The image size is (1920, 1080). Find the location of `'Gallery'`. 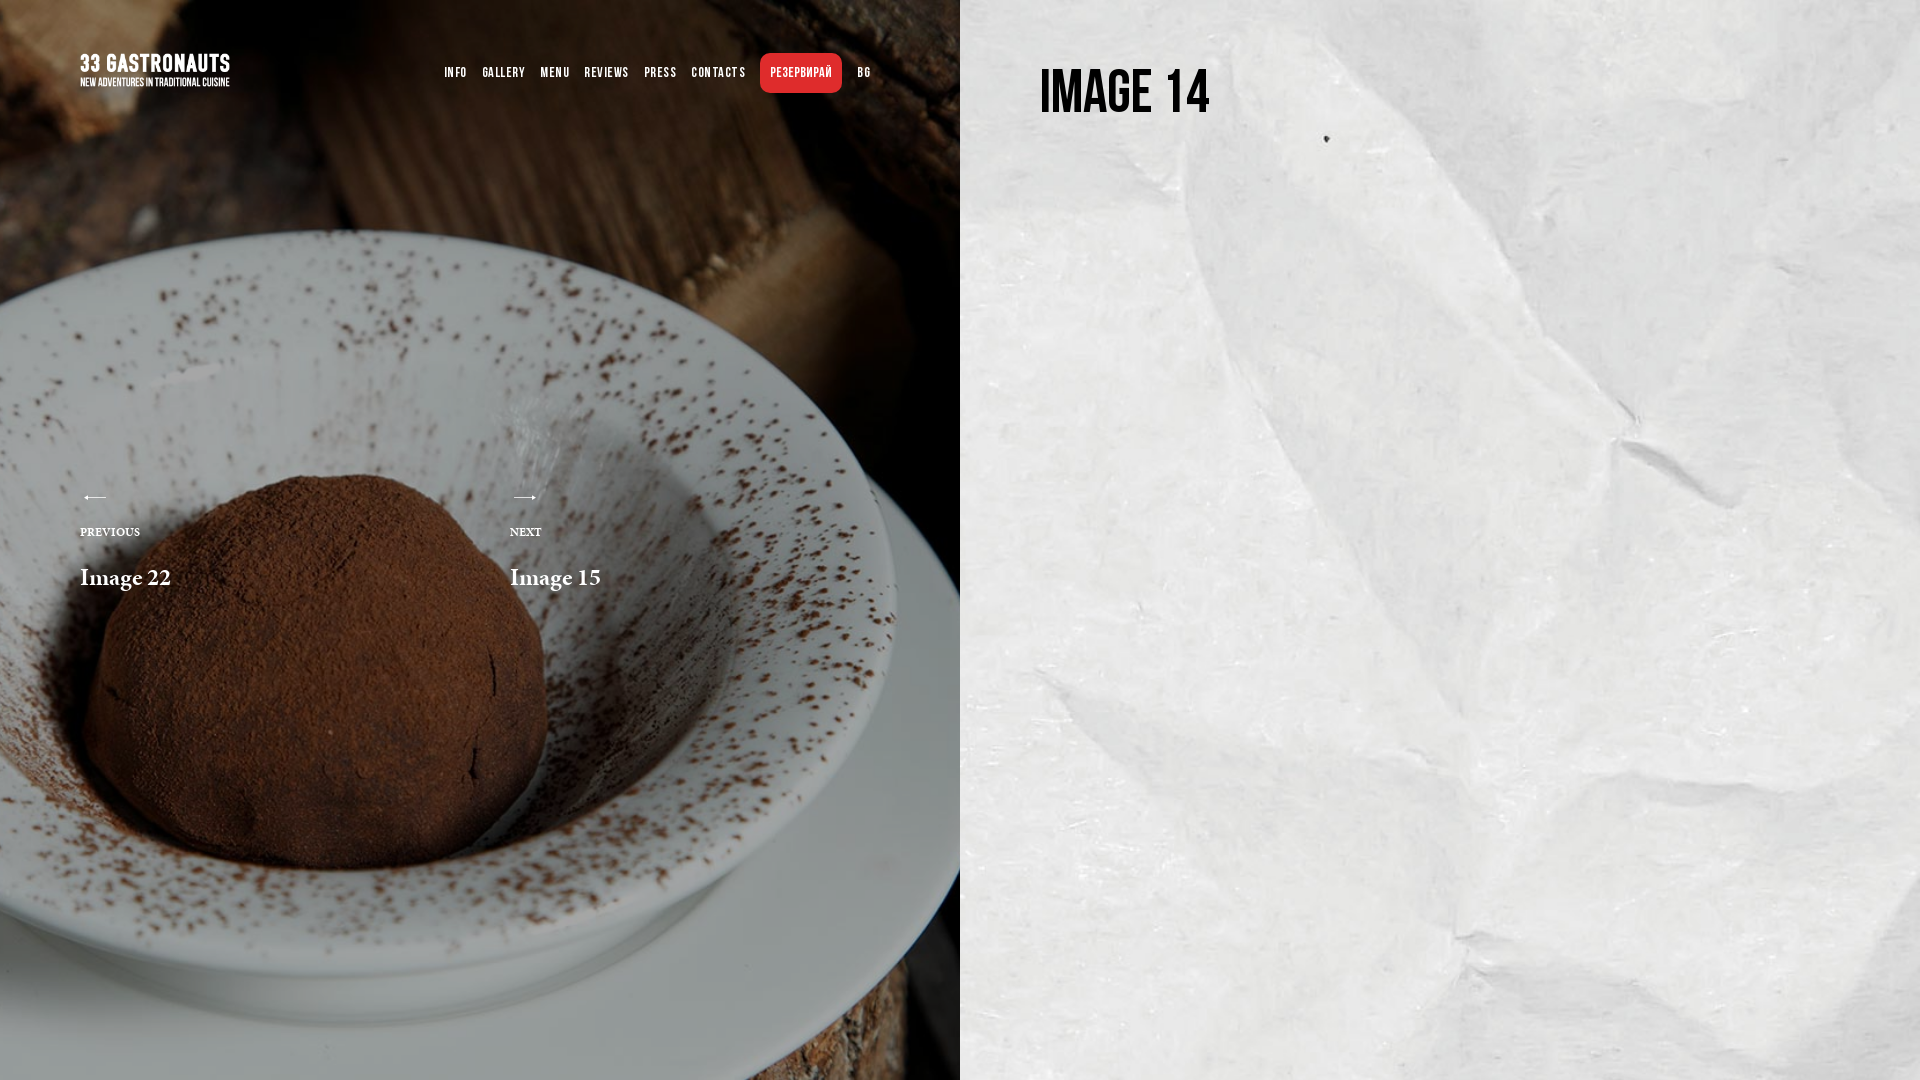

'Gallery' is located at coordinates (504, 72).